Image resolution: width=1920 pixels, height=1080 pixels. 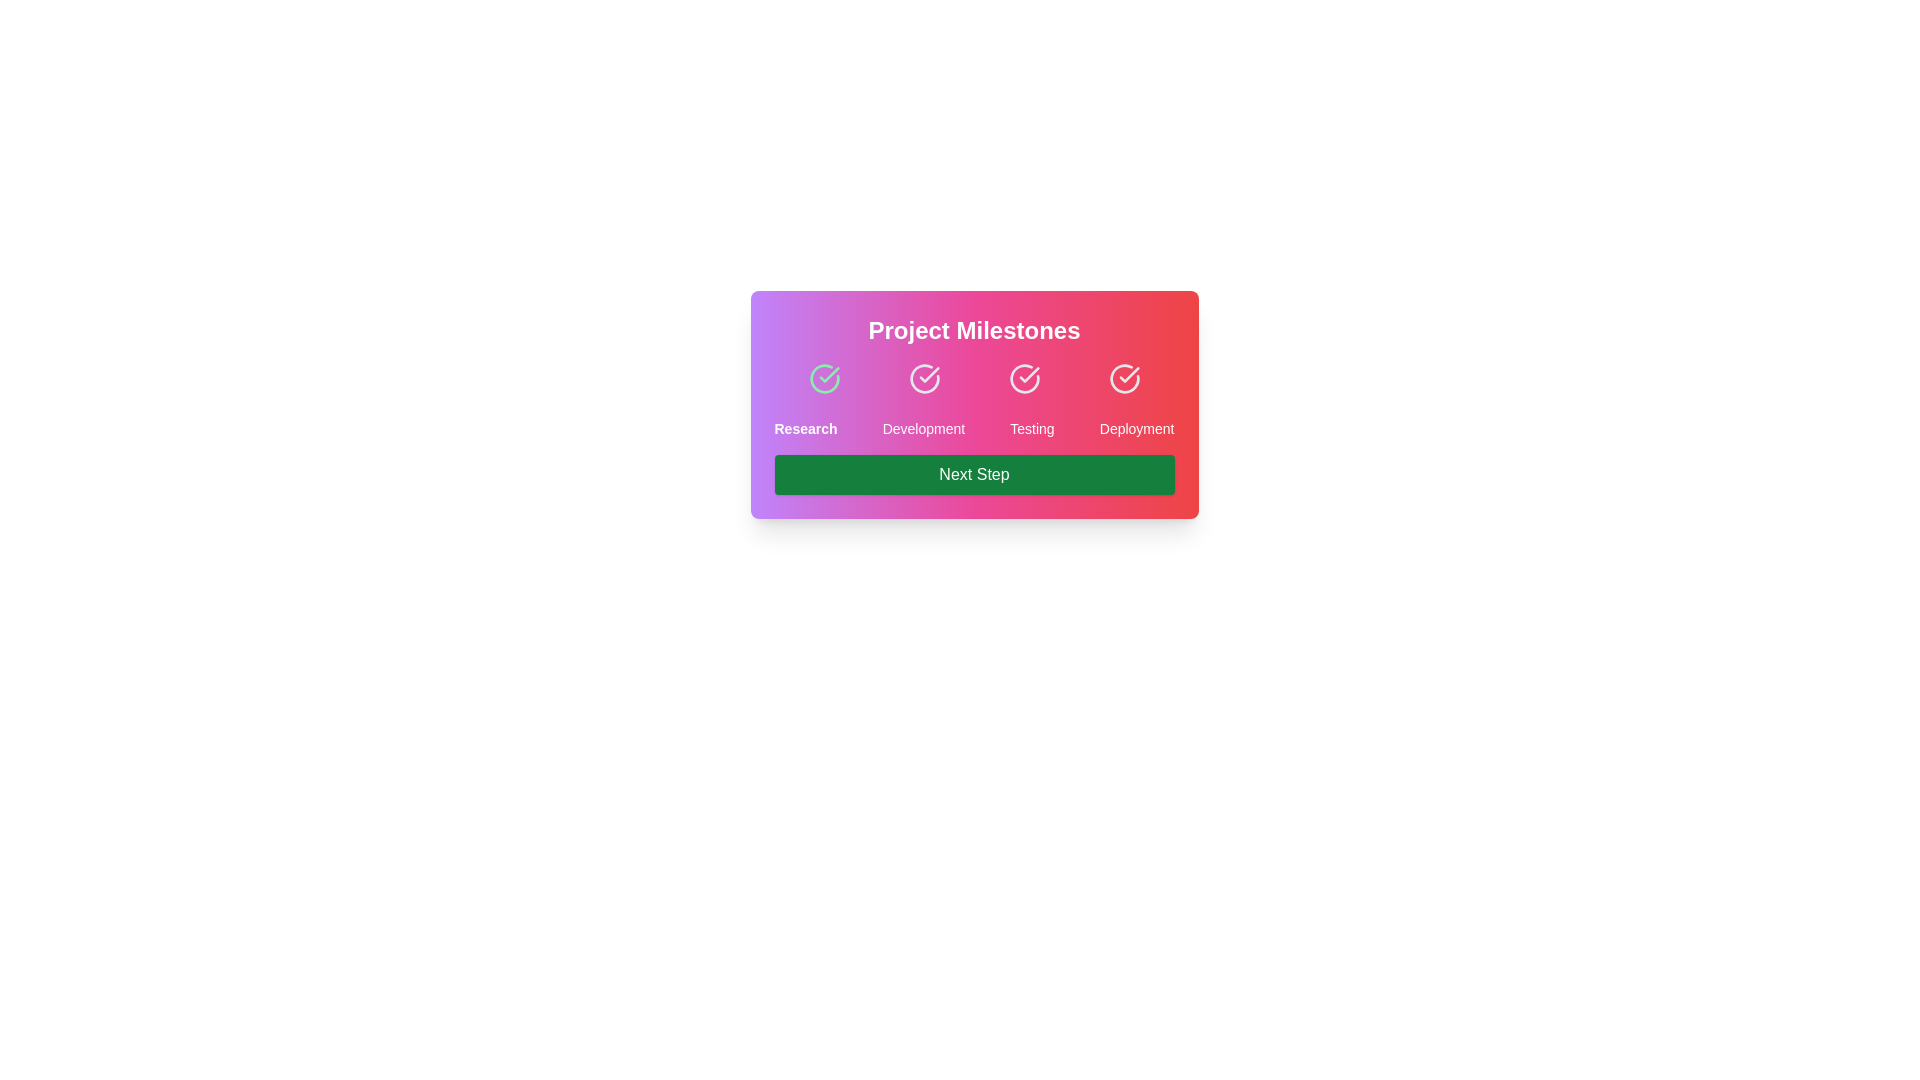 I want to click on the circular badge icon with a checkmark inside, styled in red, indicating the 'Deployment' milestone status, so click(x=1124, y=378).